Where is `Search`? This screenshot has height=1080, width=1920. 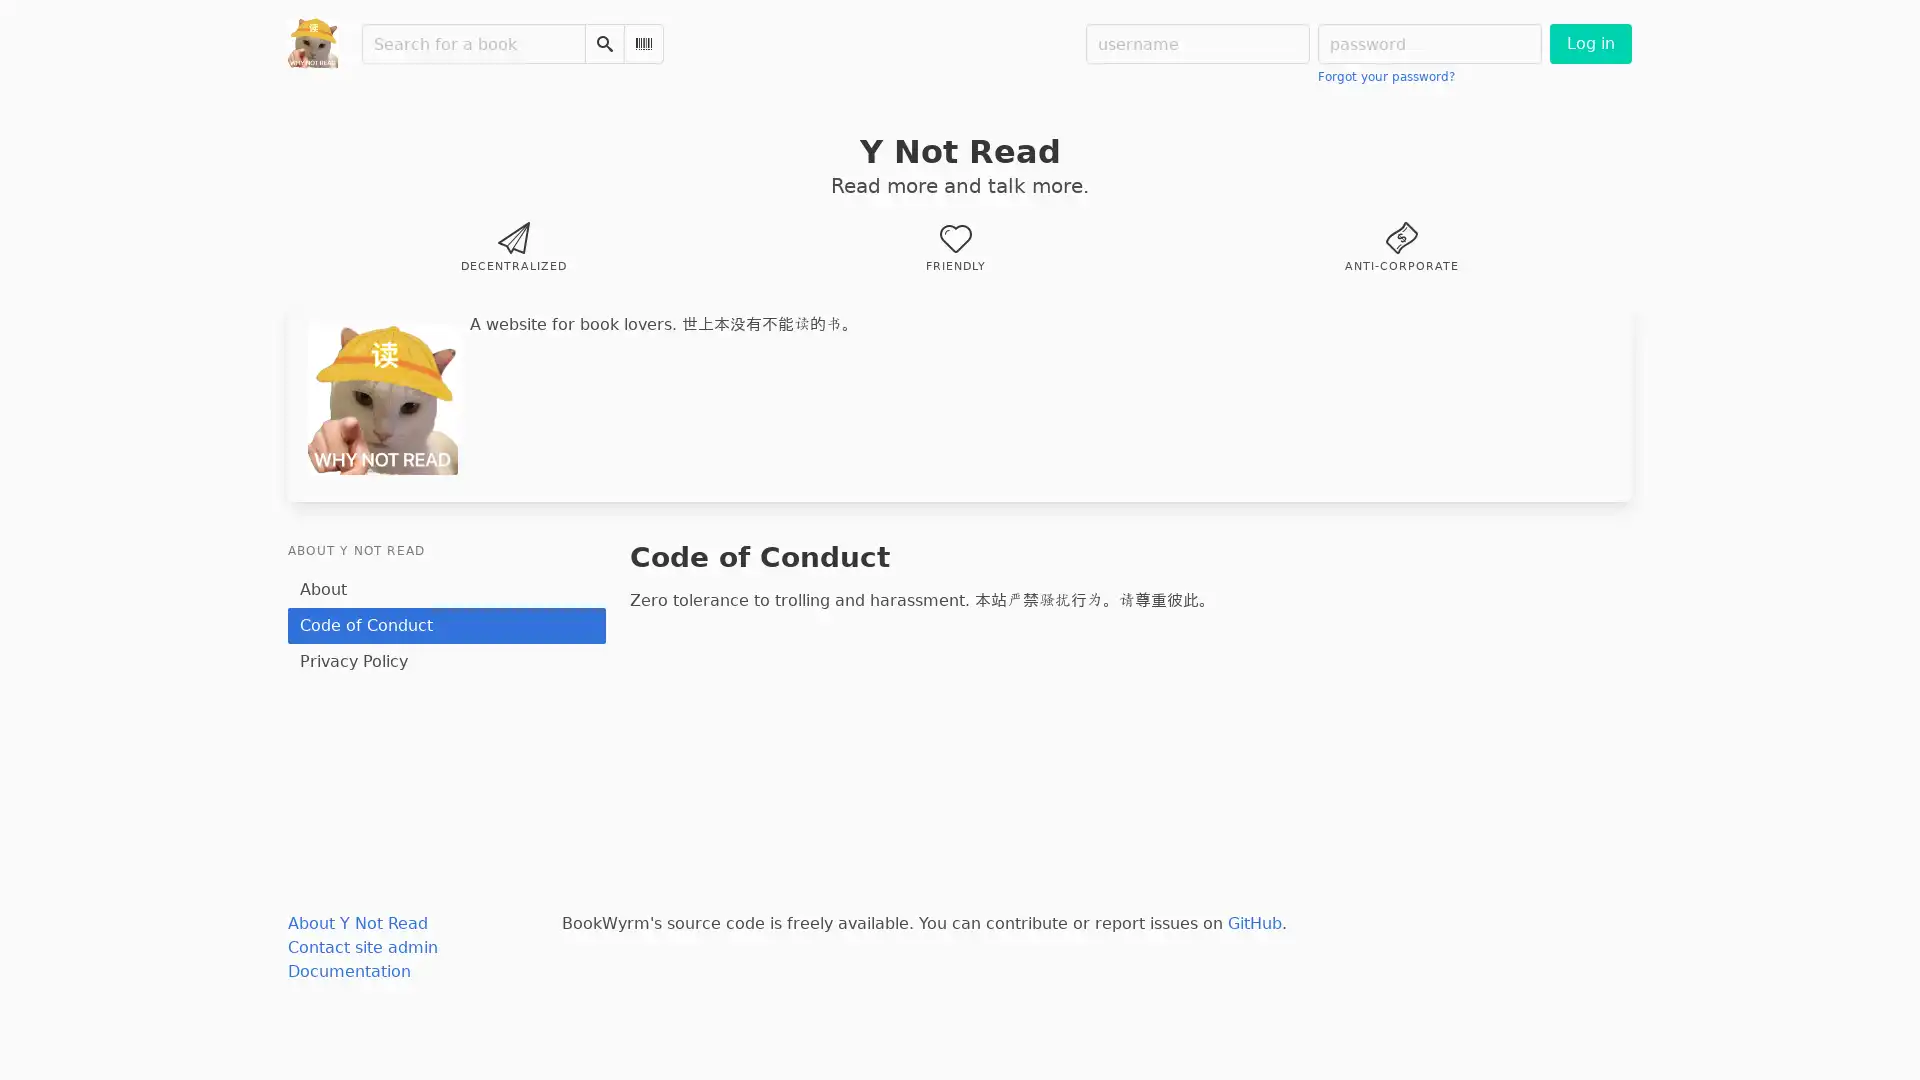
Search is located at coordinates (603, 43).